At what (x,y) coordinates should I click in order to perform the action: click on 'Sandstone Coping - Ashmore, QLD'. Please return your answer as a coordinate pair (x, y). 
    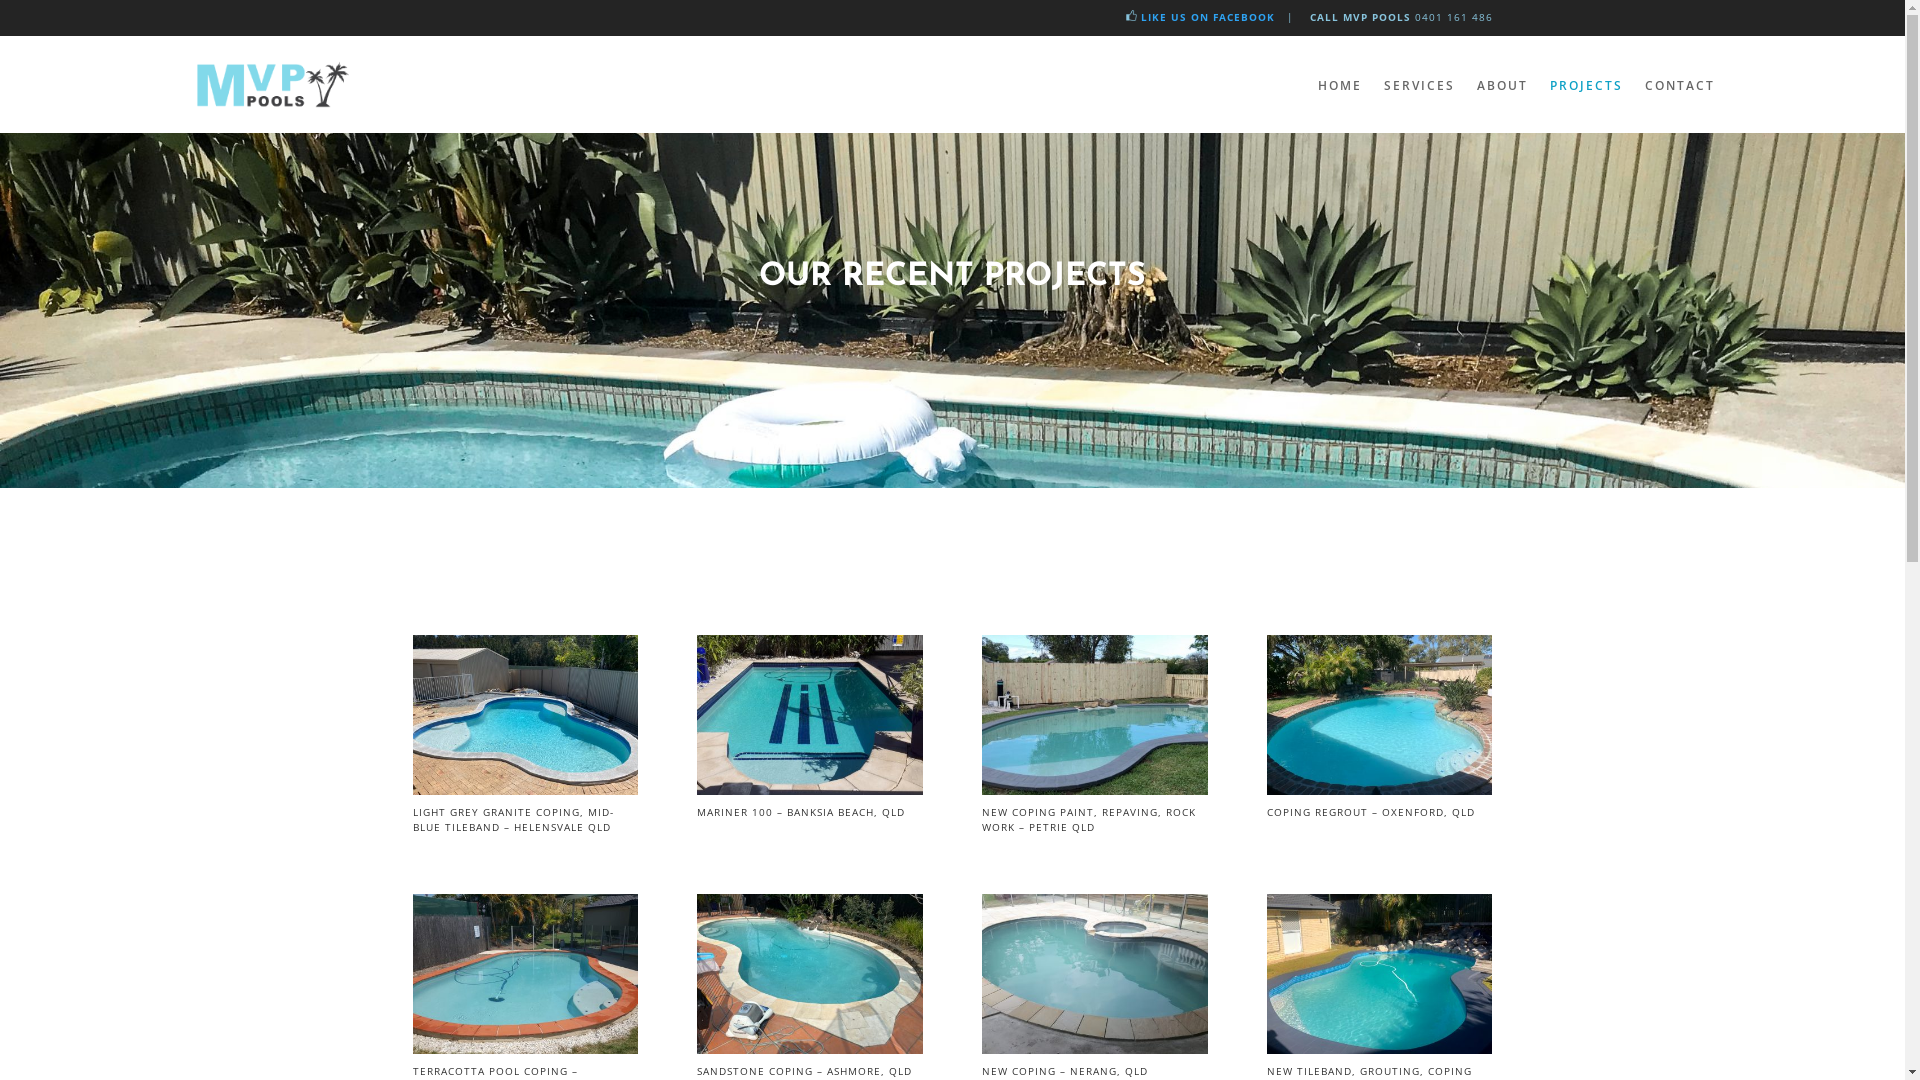
    Looking at the image, I should click on (809, 1047).